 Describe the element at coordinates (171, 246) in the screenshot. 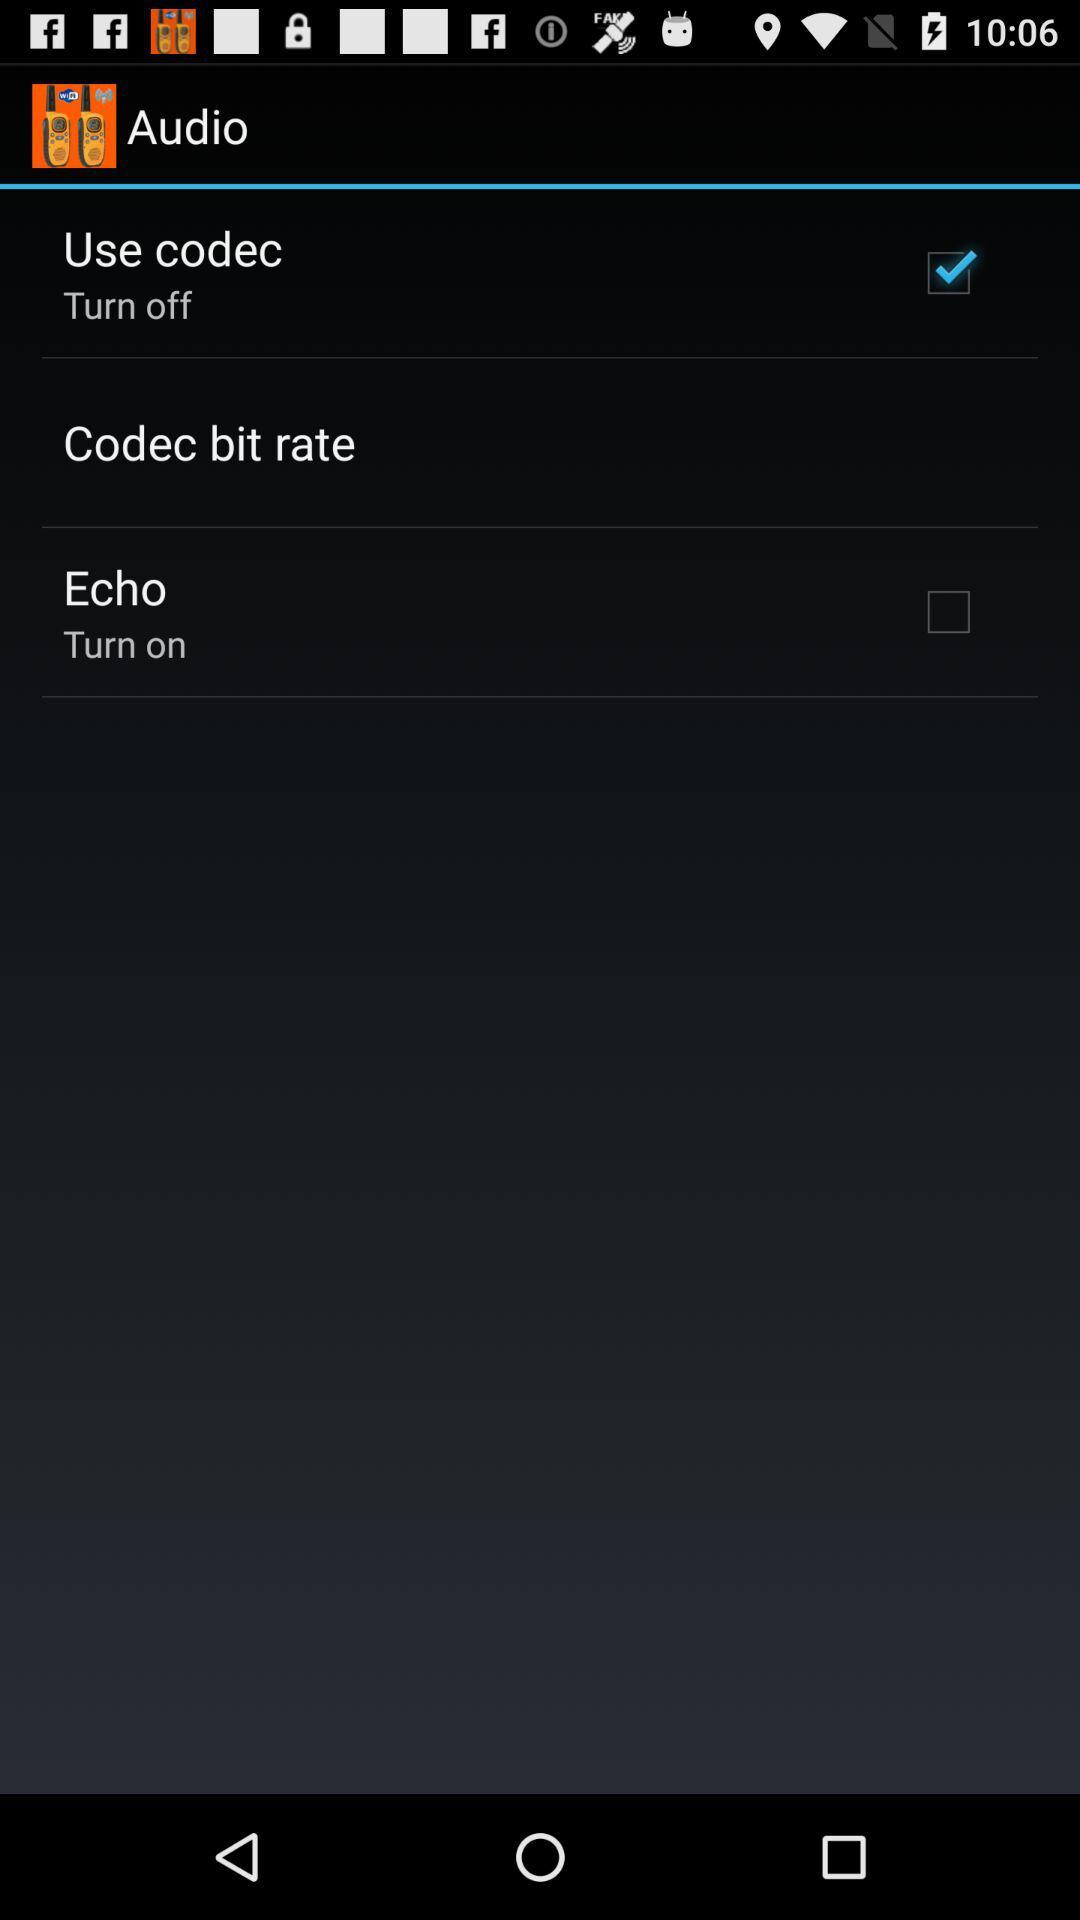

I see `the item above turn off item` at that location.